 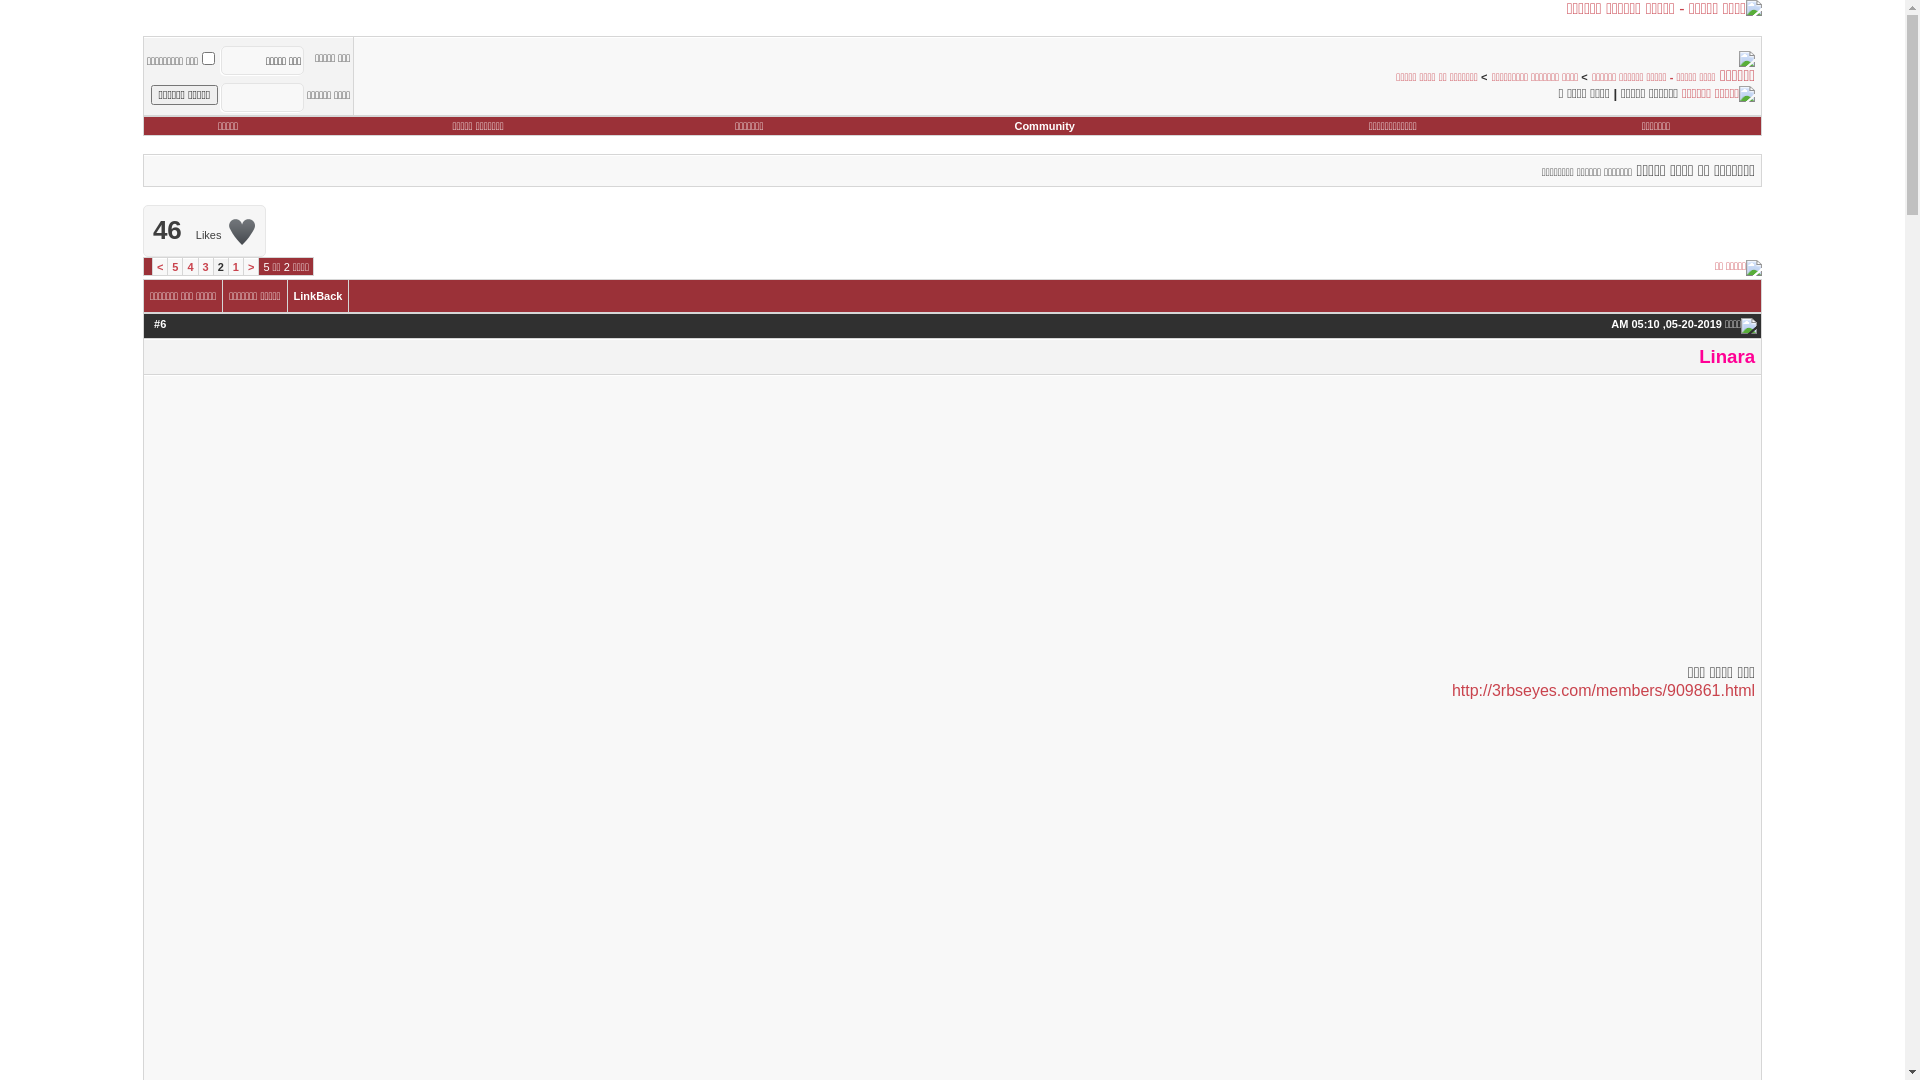 What do you see at coordinates (1726, 355) in the screenshot?
I see `'Linara'` at bounding box center [1726, 355].